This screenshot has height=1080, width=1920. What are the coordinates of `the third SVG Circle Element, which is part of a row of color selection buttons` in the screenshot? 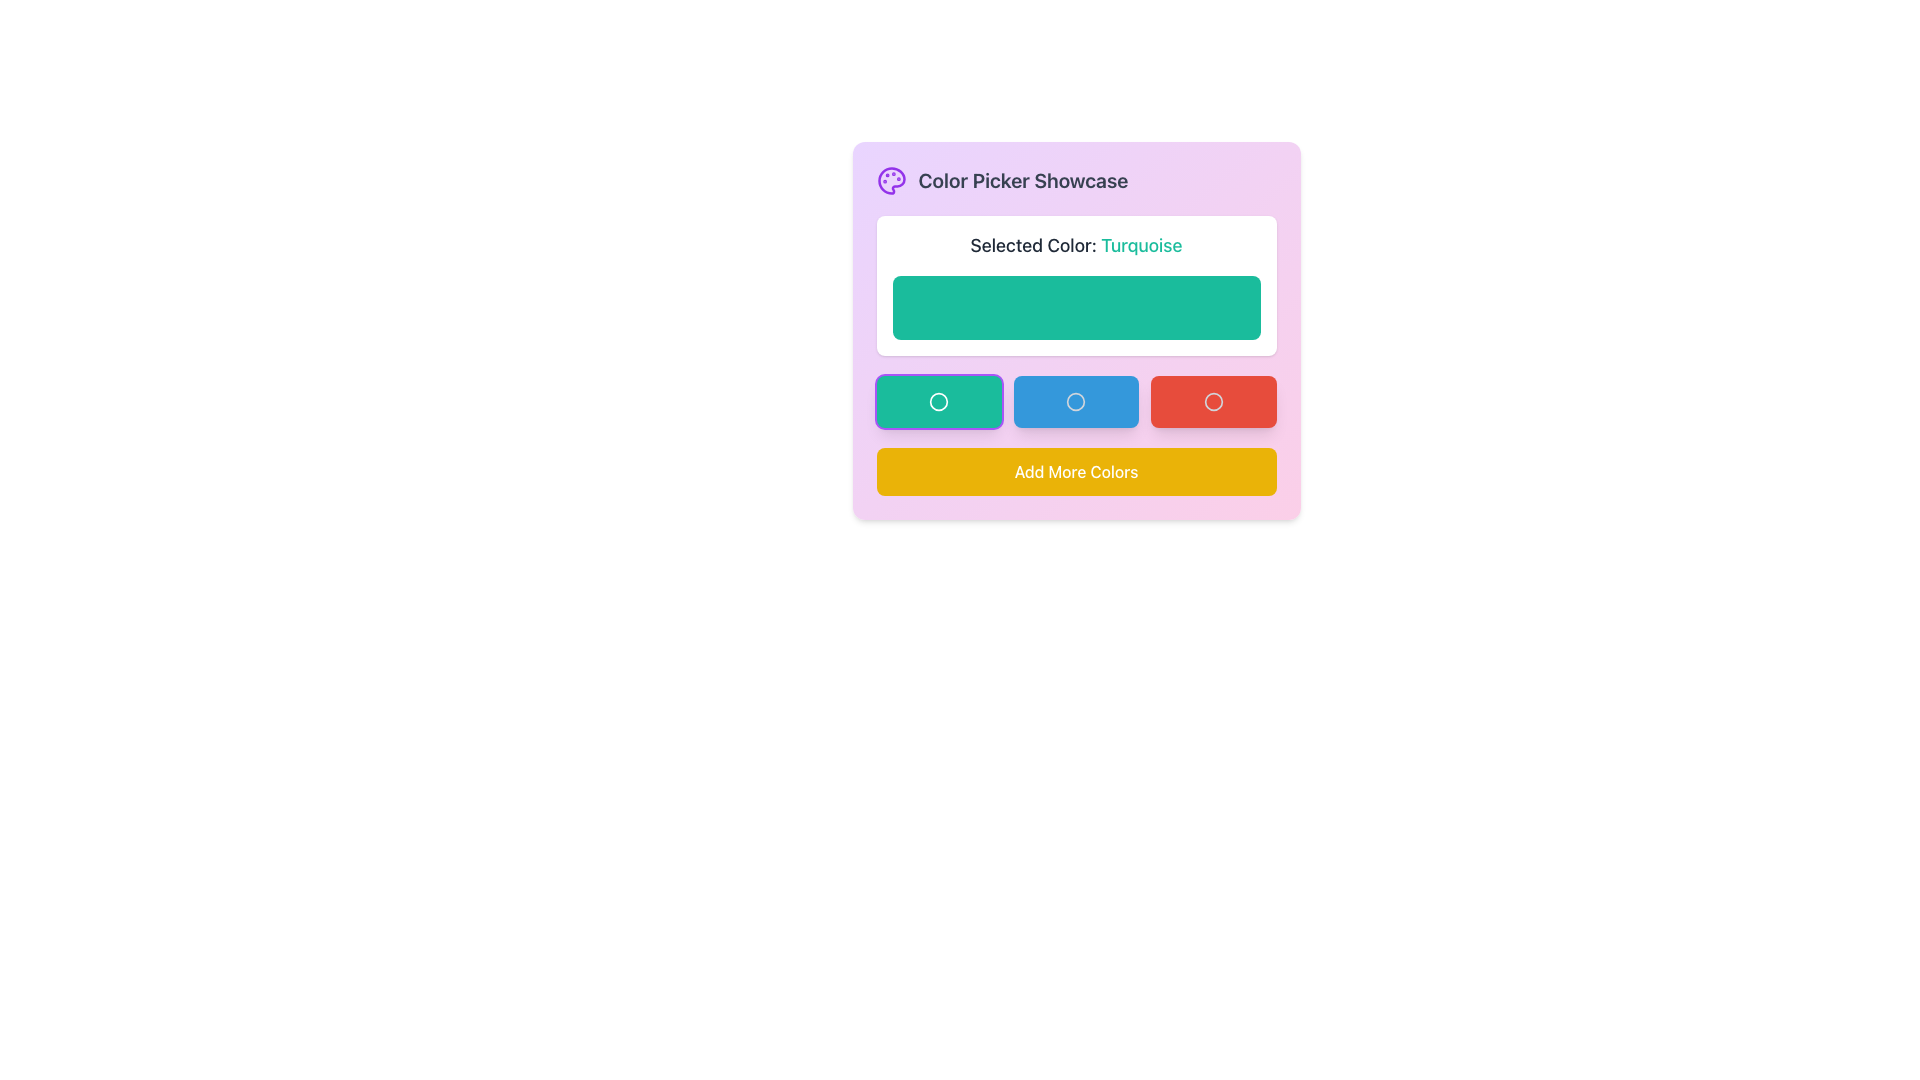 It's located at (1212, 401).